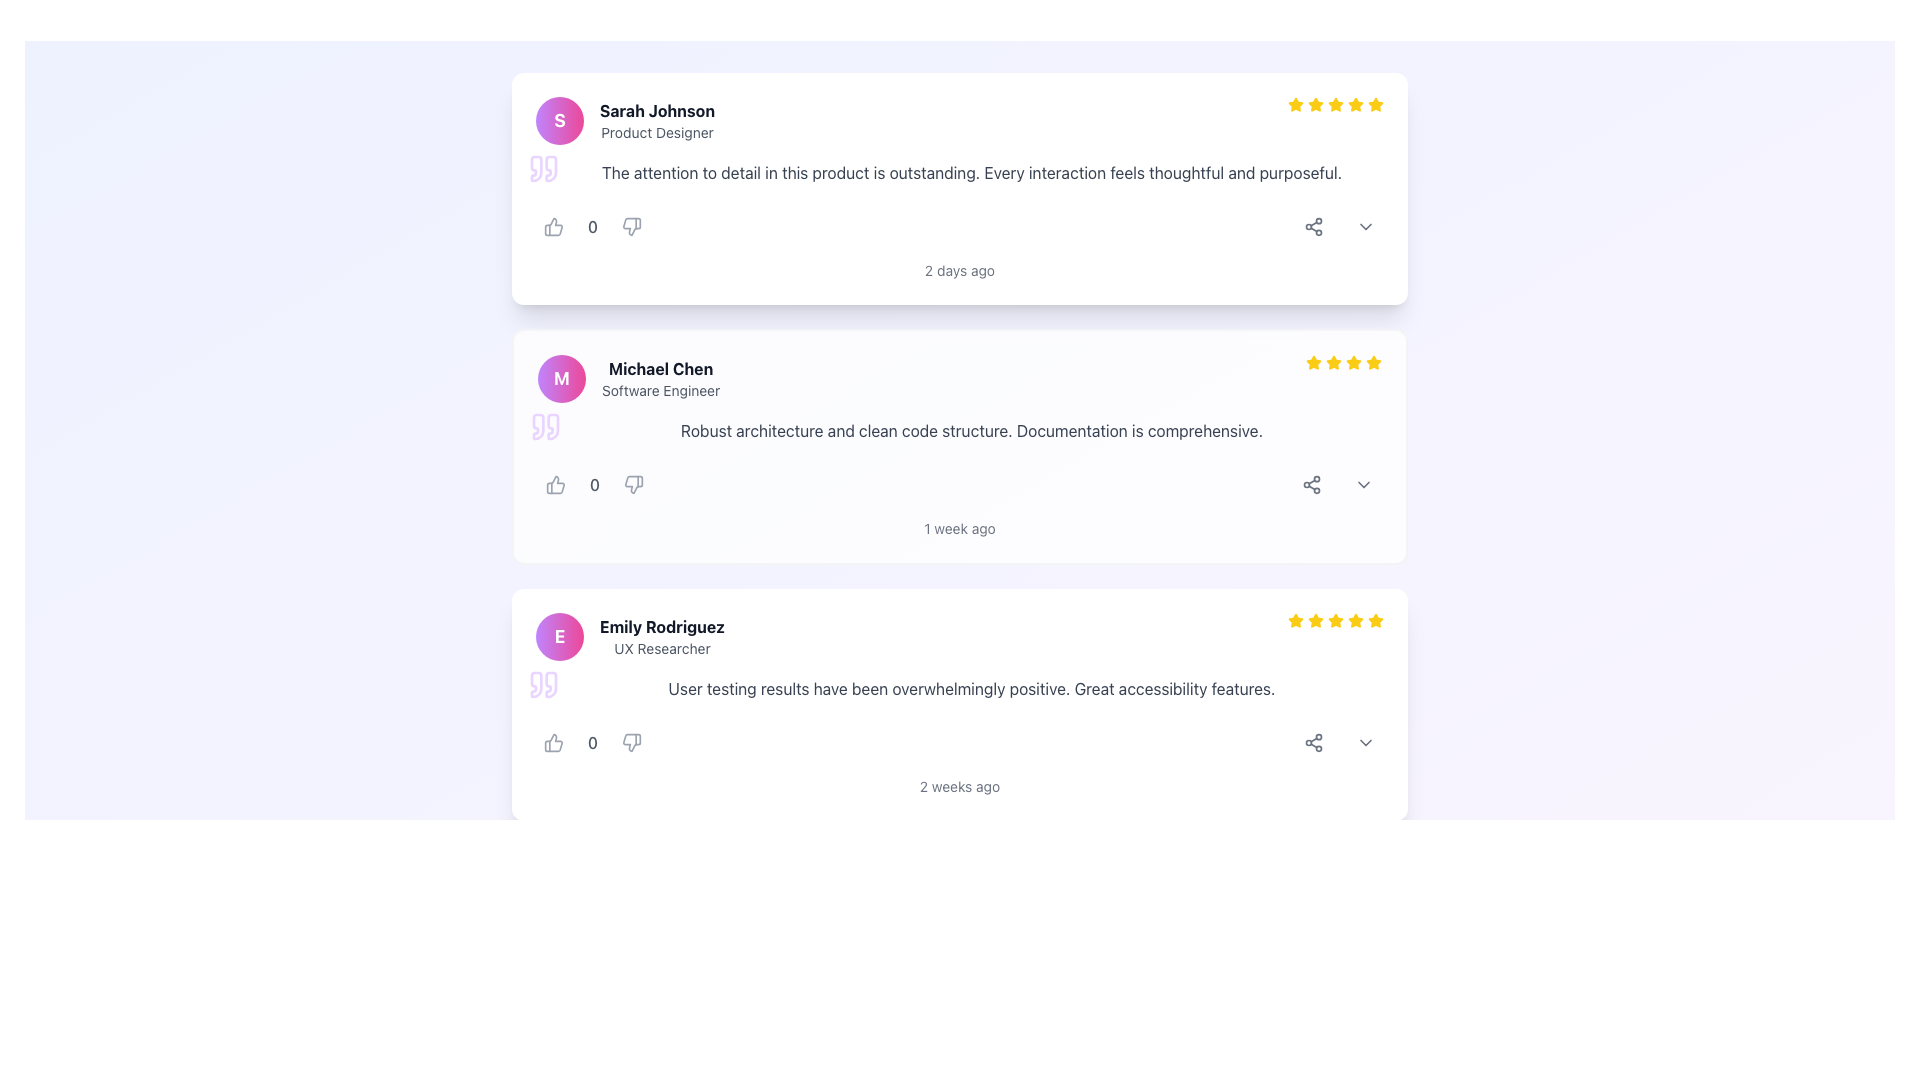 Image resolution: width=1920 pixels, height=1080 pixels. What do you see at coordinates (631, 743) in the screenshot?
I see `the thumbs-down icon, which is gray and simplistic, located in the feedback card at the bottom of the third comment to dislike or remove a dislike` at bounding box center [631, 743].